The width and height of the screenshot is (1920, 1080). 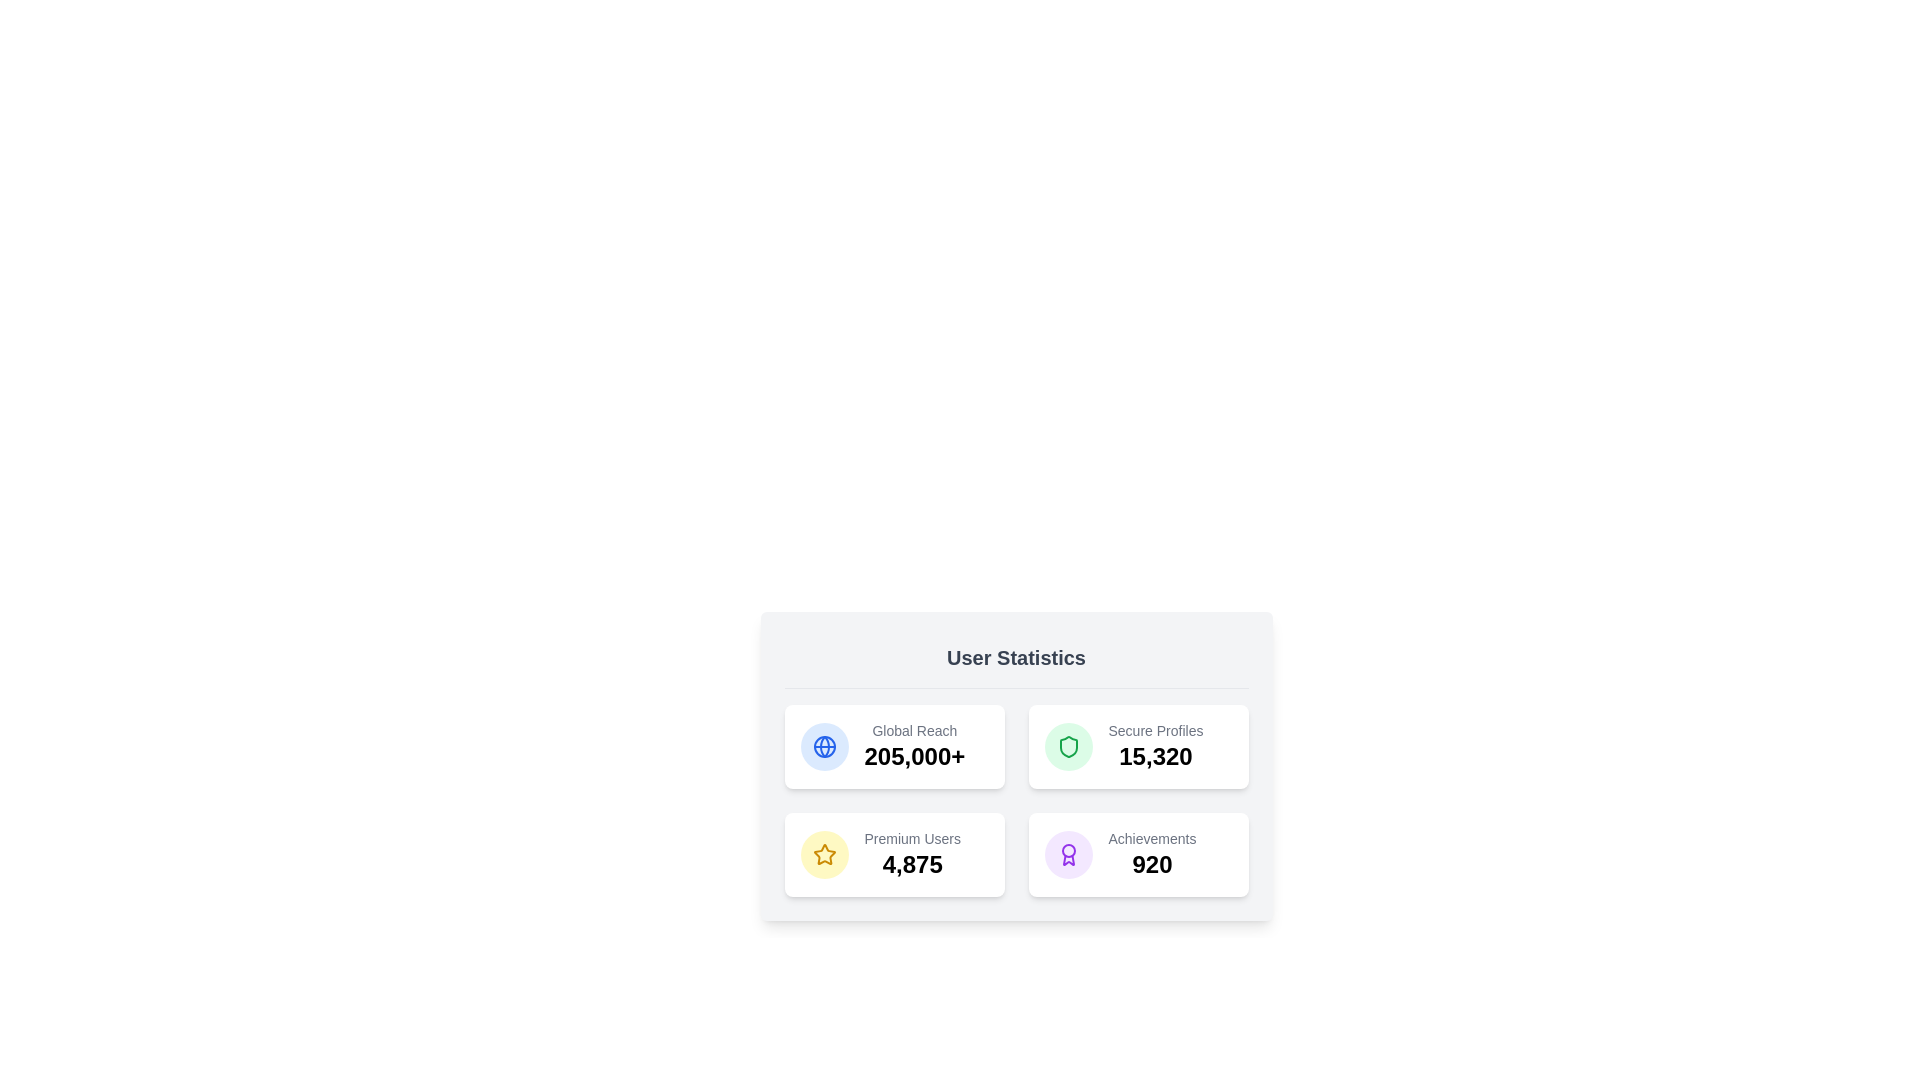 I want to click on the 'Secure Profiles' icon element, which is a visual indicator with a shield motif, located in the top-right quadrant of the card labeled 'Secure Profiles 15,320', so click(x=1067, y=747).